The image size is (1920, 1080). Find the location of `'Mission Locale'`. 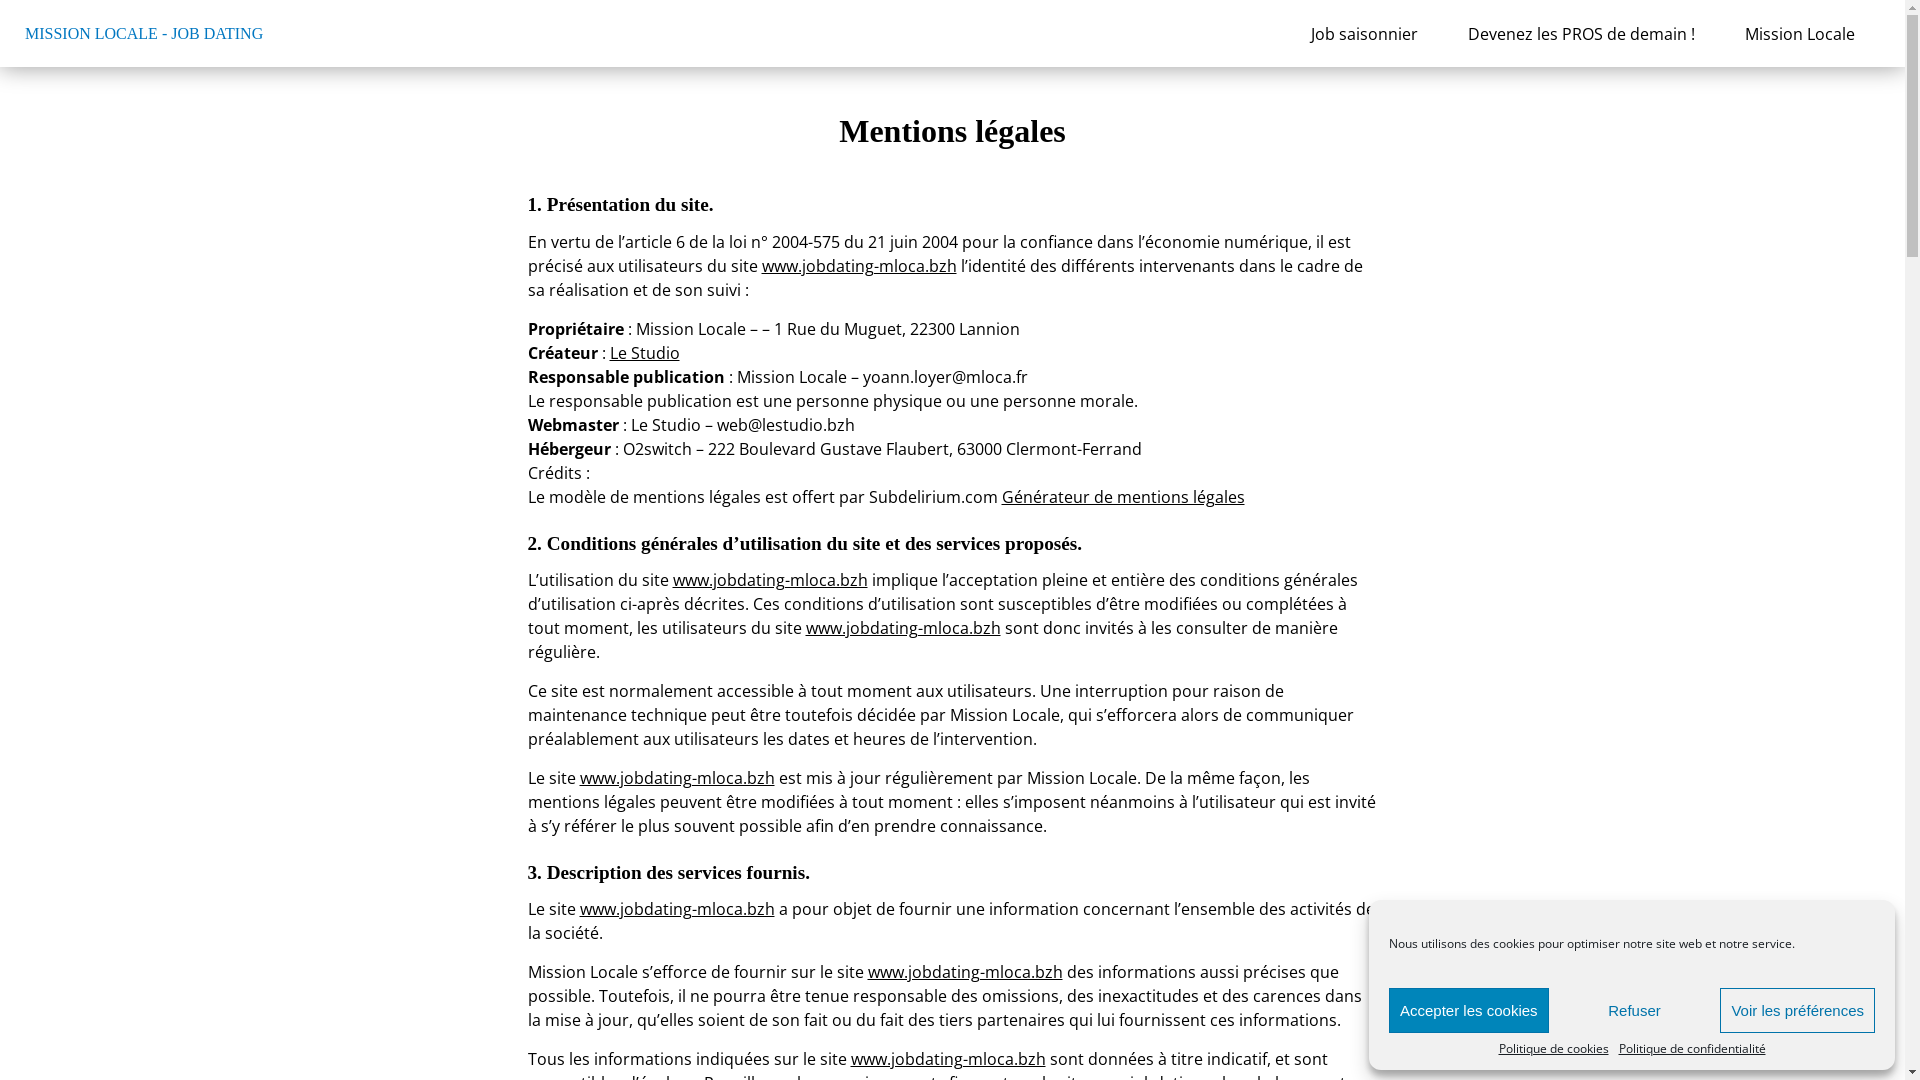

'Mission Locale' is located at coordinates (1800, 33).